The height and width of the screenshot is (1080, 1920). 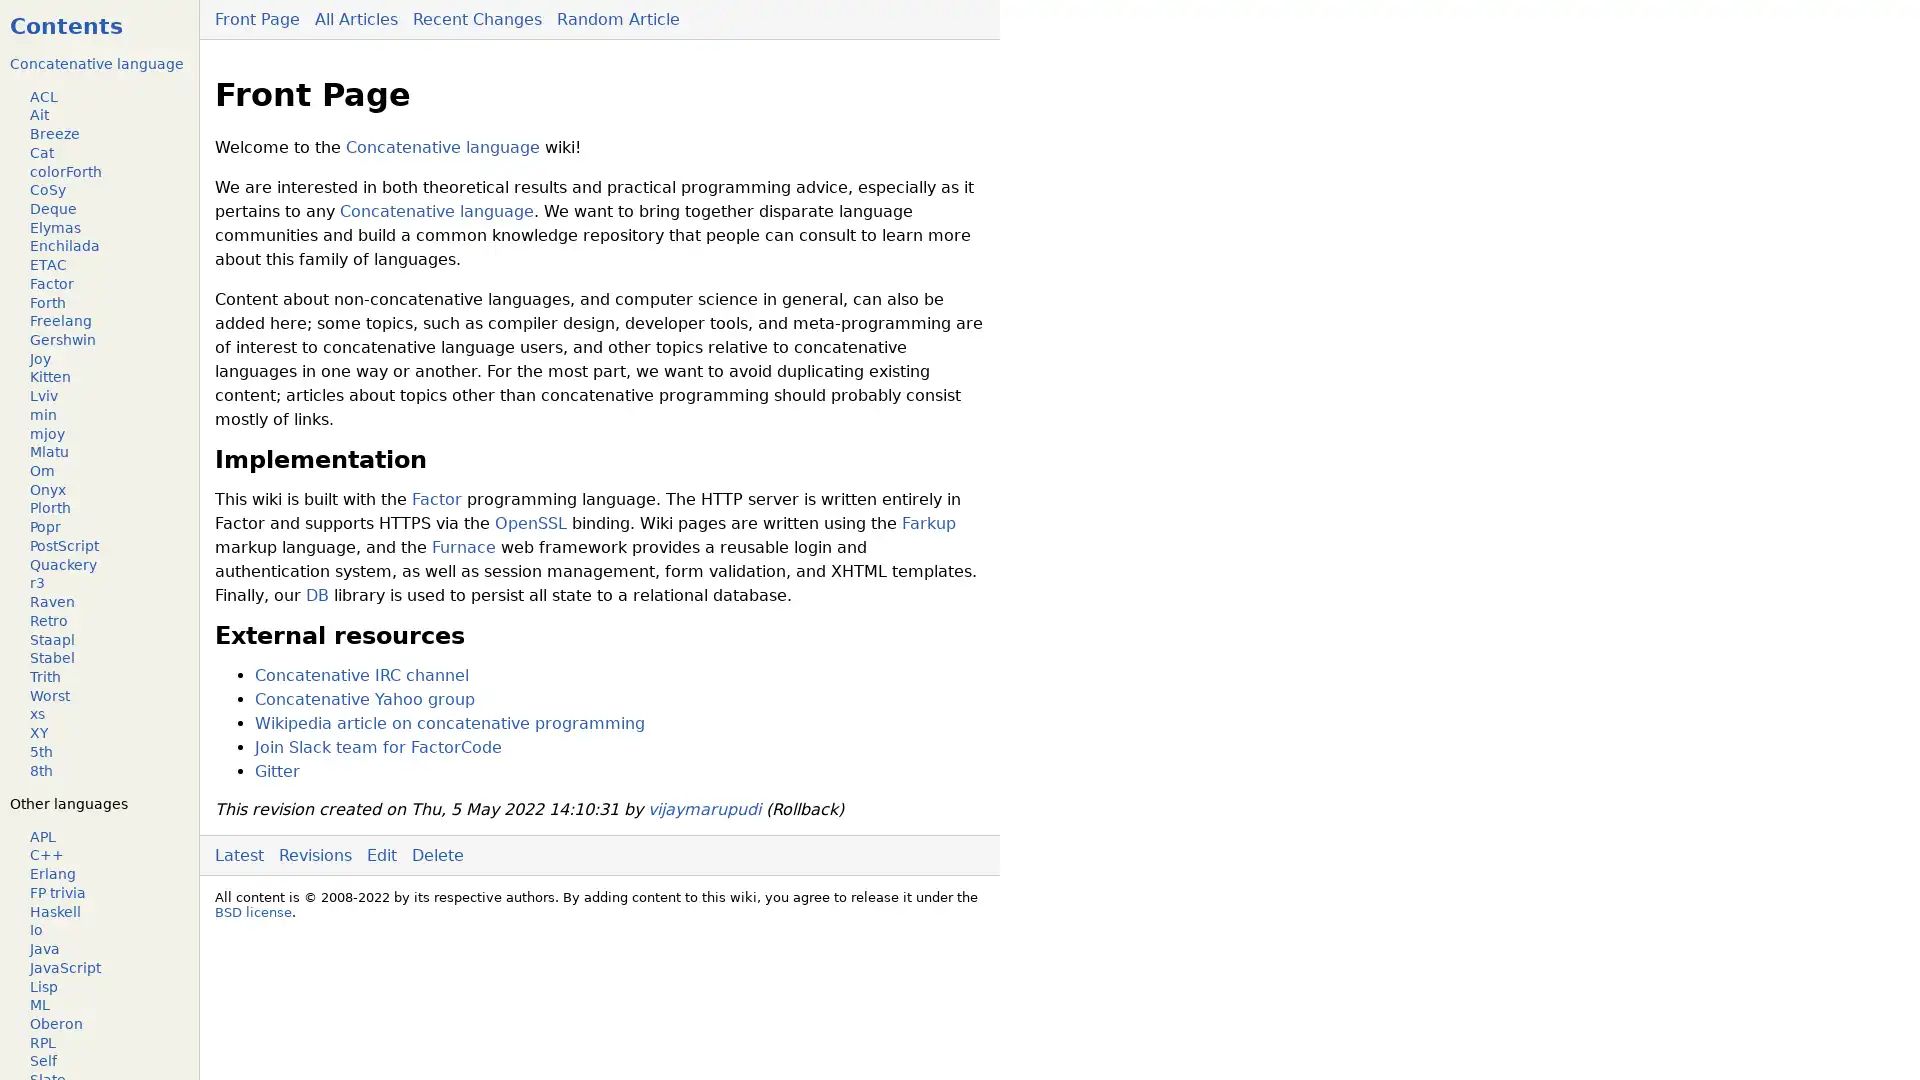 I want to click on Delete, so click(x=436, y=855).